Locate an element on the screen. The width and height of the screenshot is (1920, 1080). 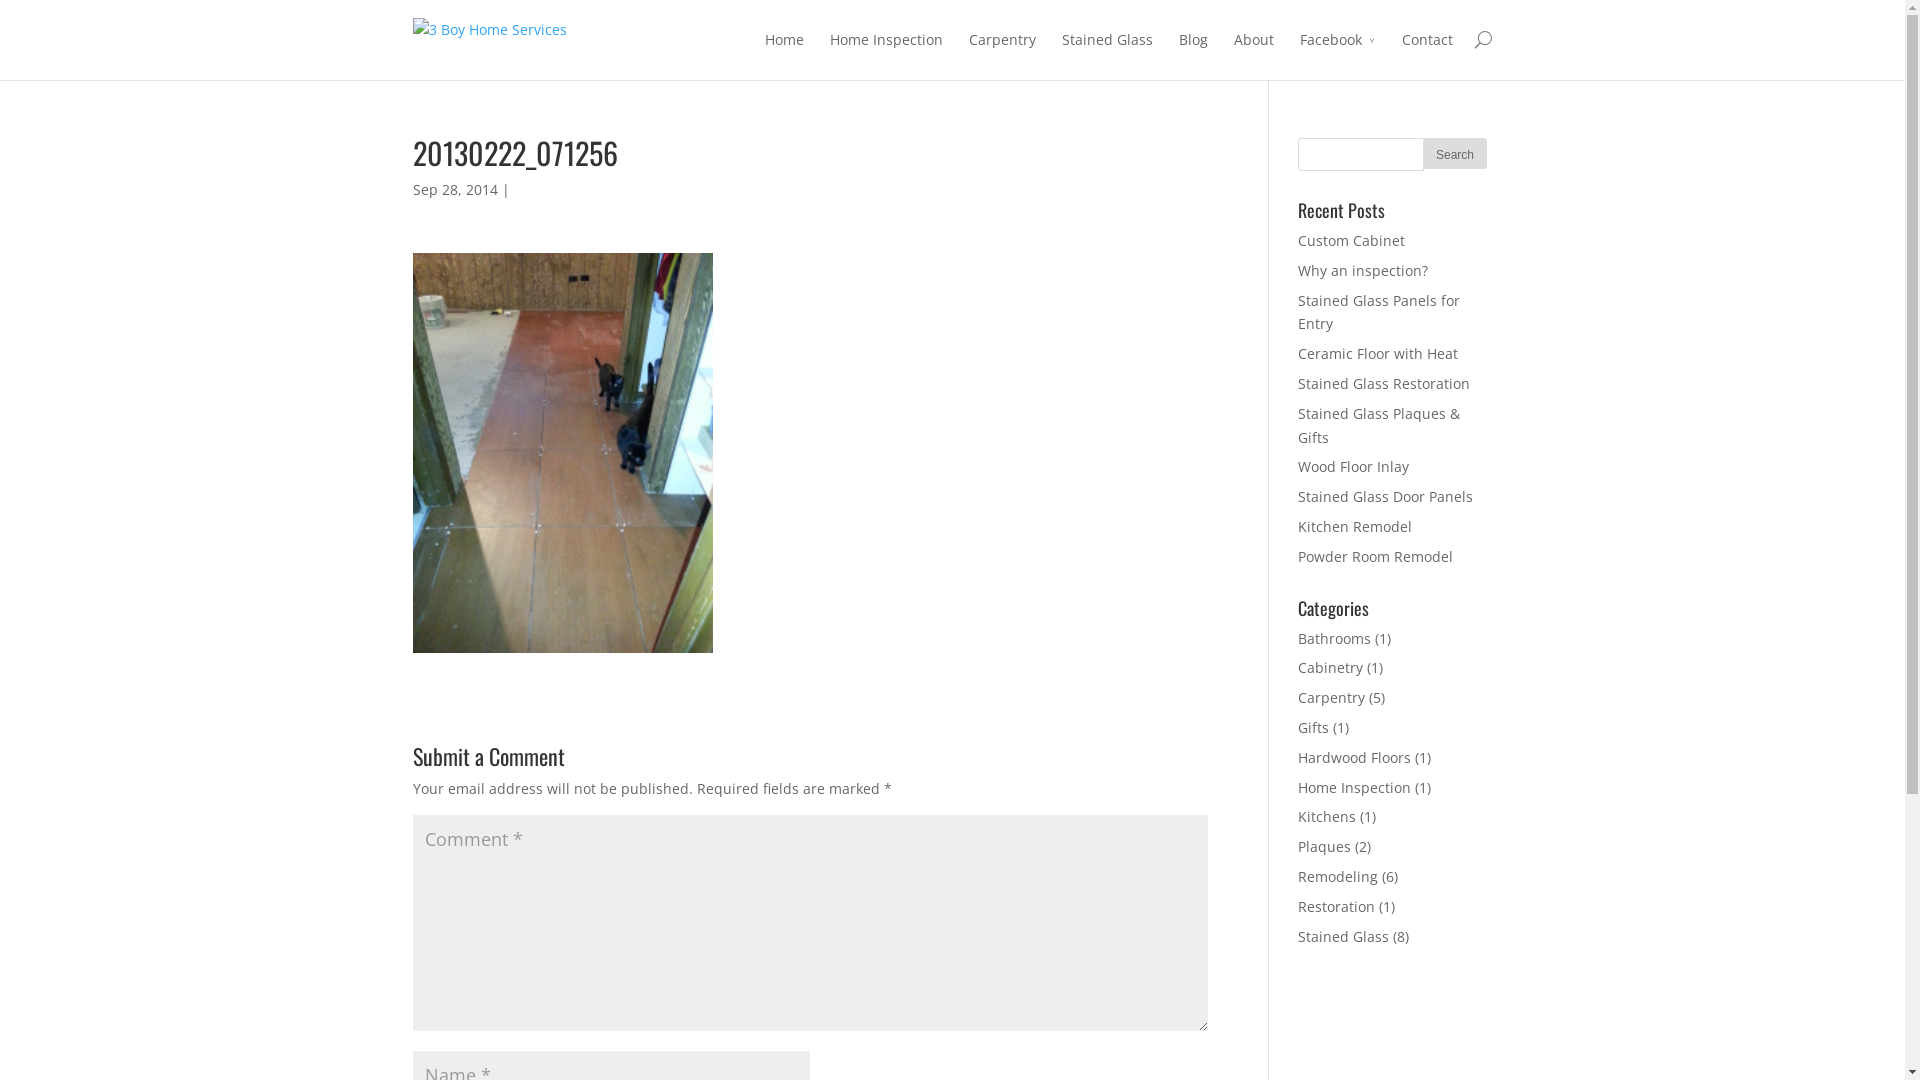
'Ceramic Floor with Heat' is located at coordinates (1297, 352).